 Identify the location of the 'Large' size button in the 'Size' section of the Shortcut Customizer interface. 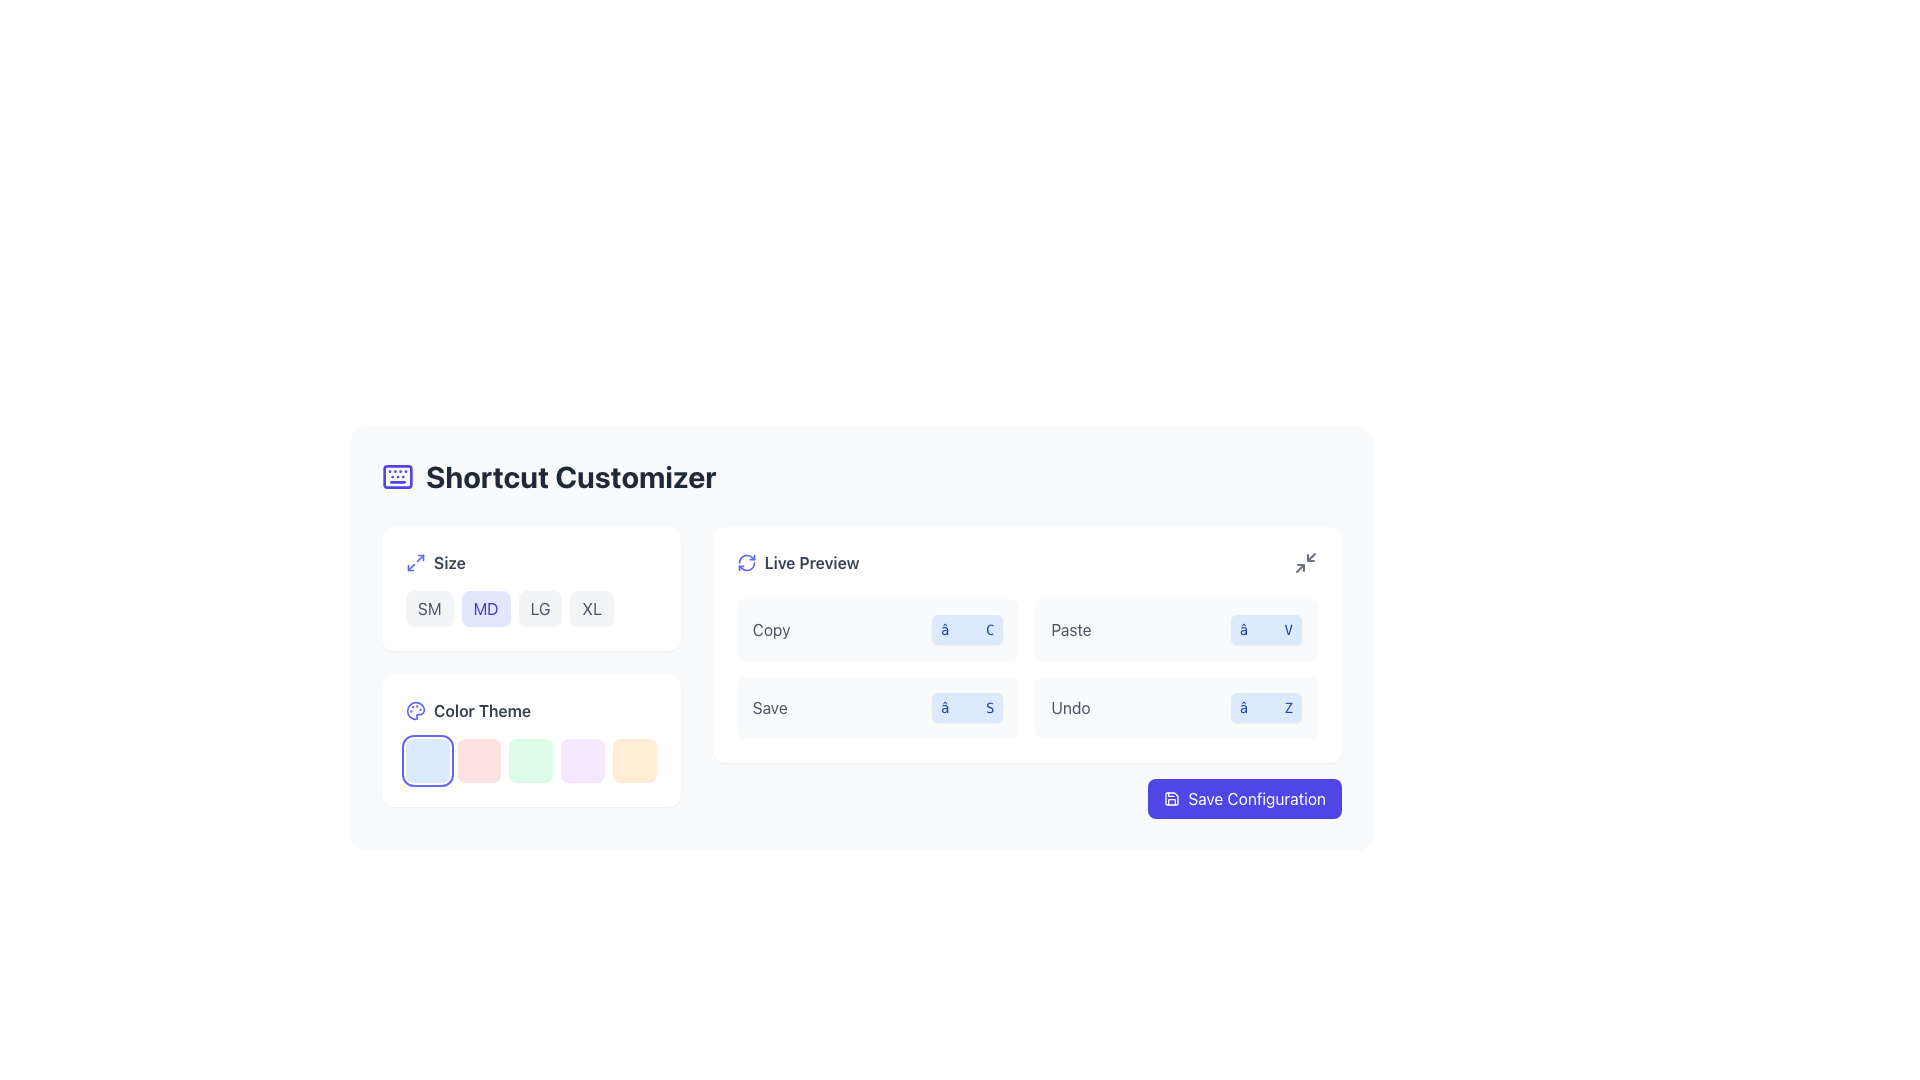
(540, 608).